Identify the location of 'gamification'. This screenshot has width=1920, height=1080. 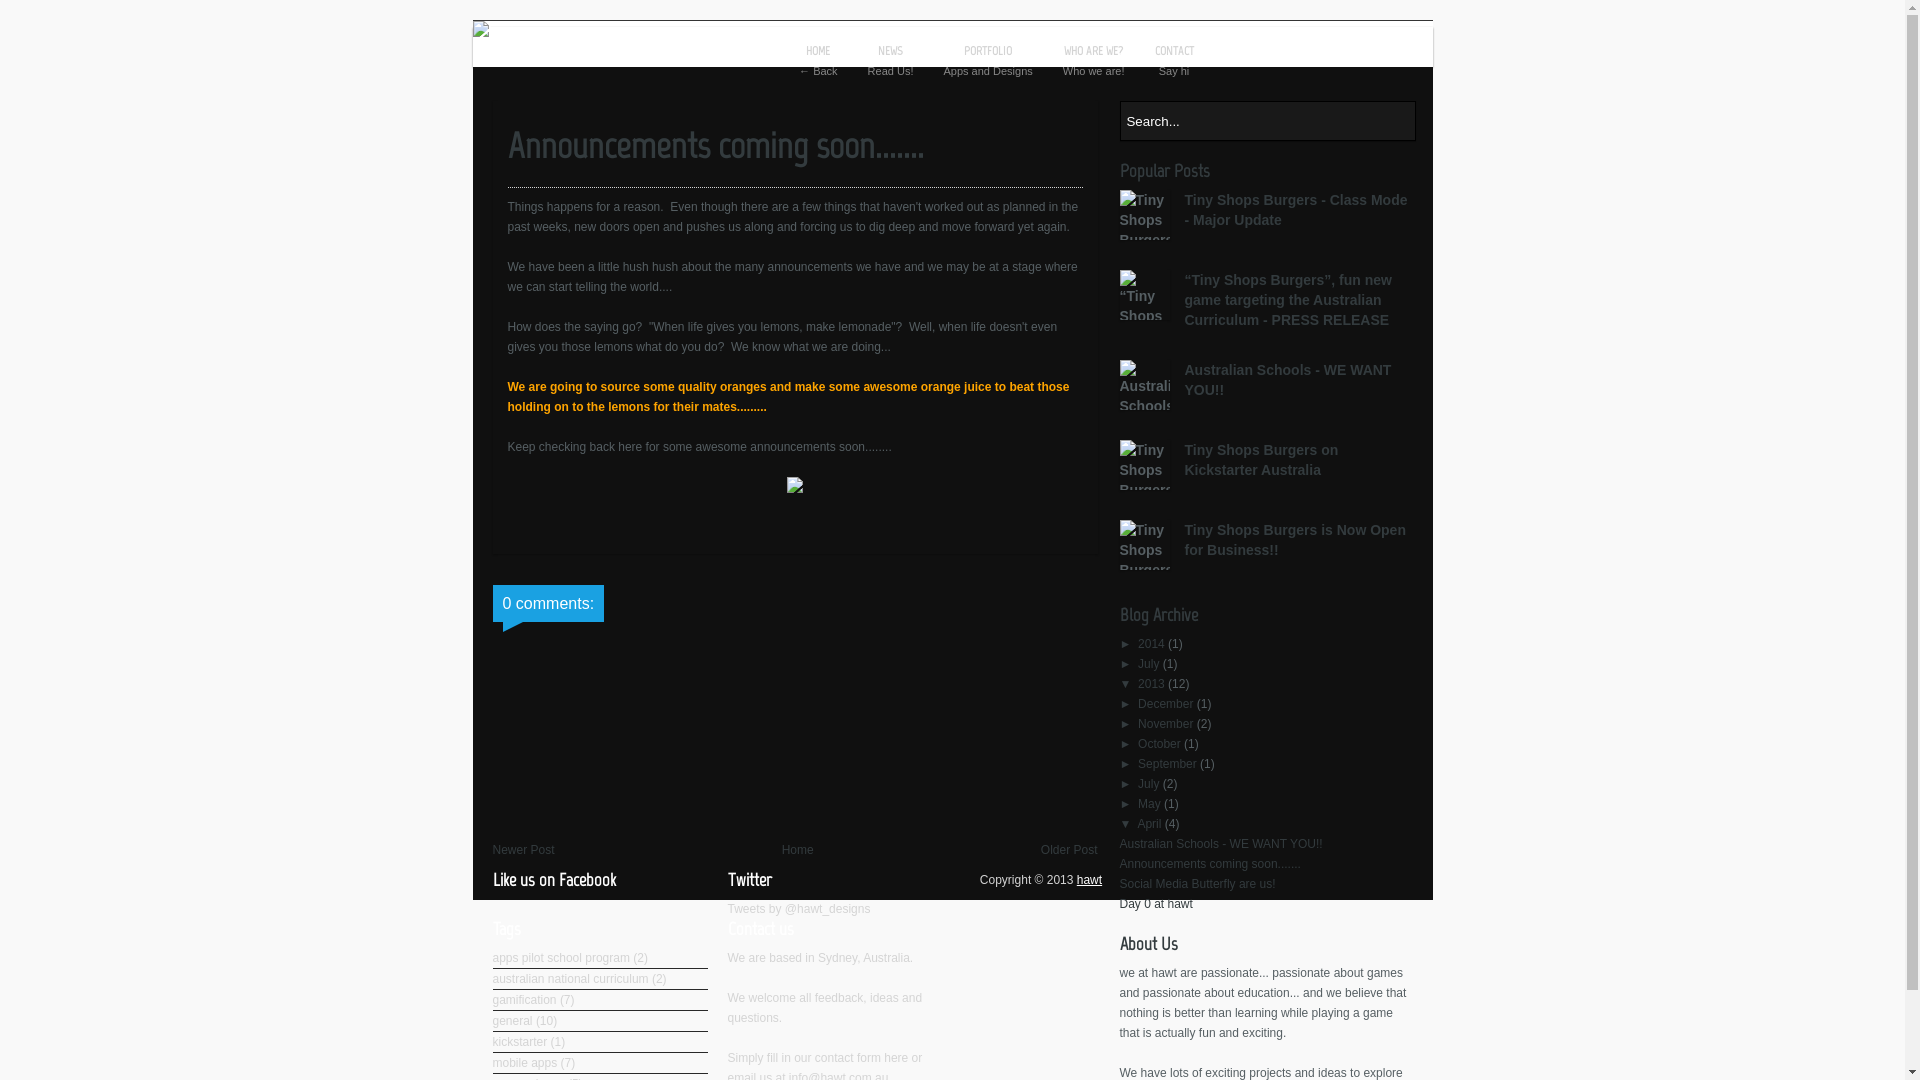
(523, 999).